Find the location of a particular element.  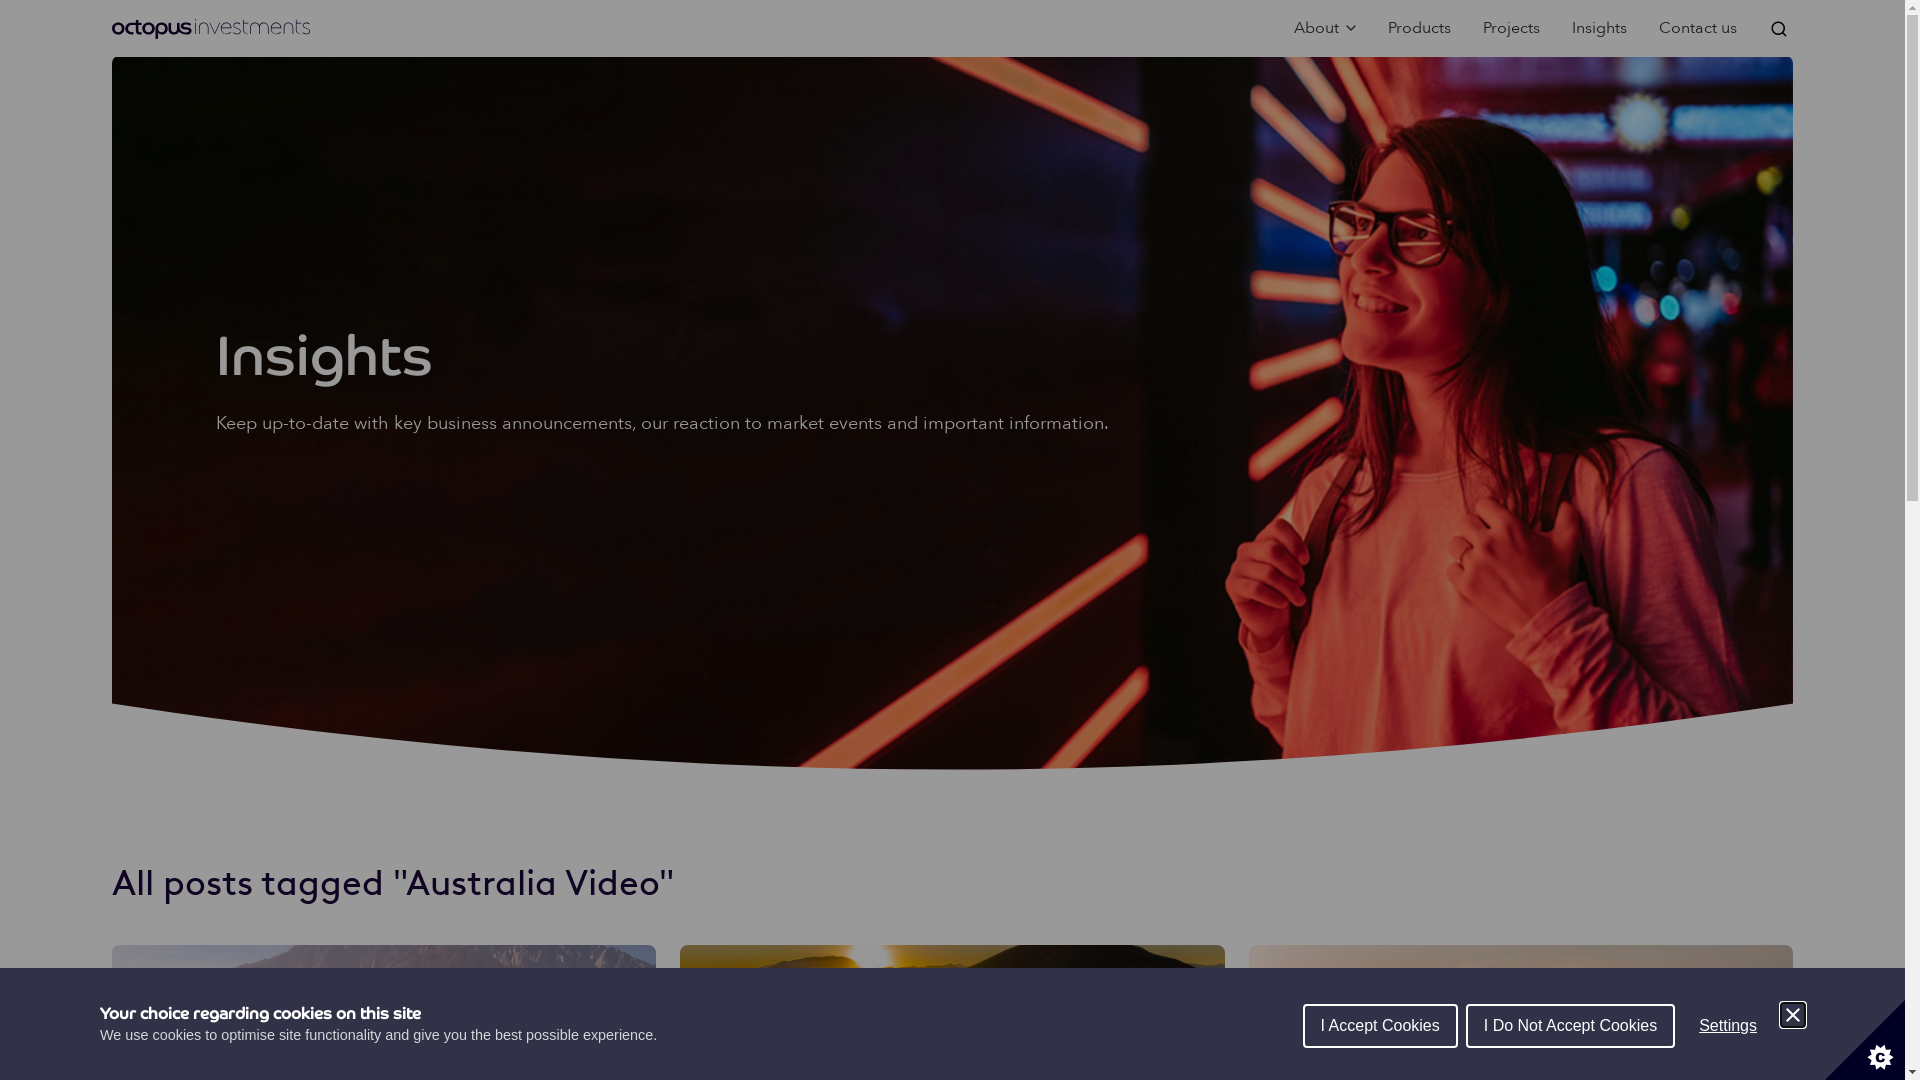

'Settings' is located at coordinates (1727, 1026).